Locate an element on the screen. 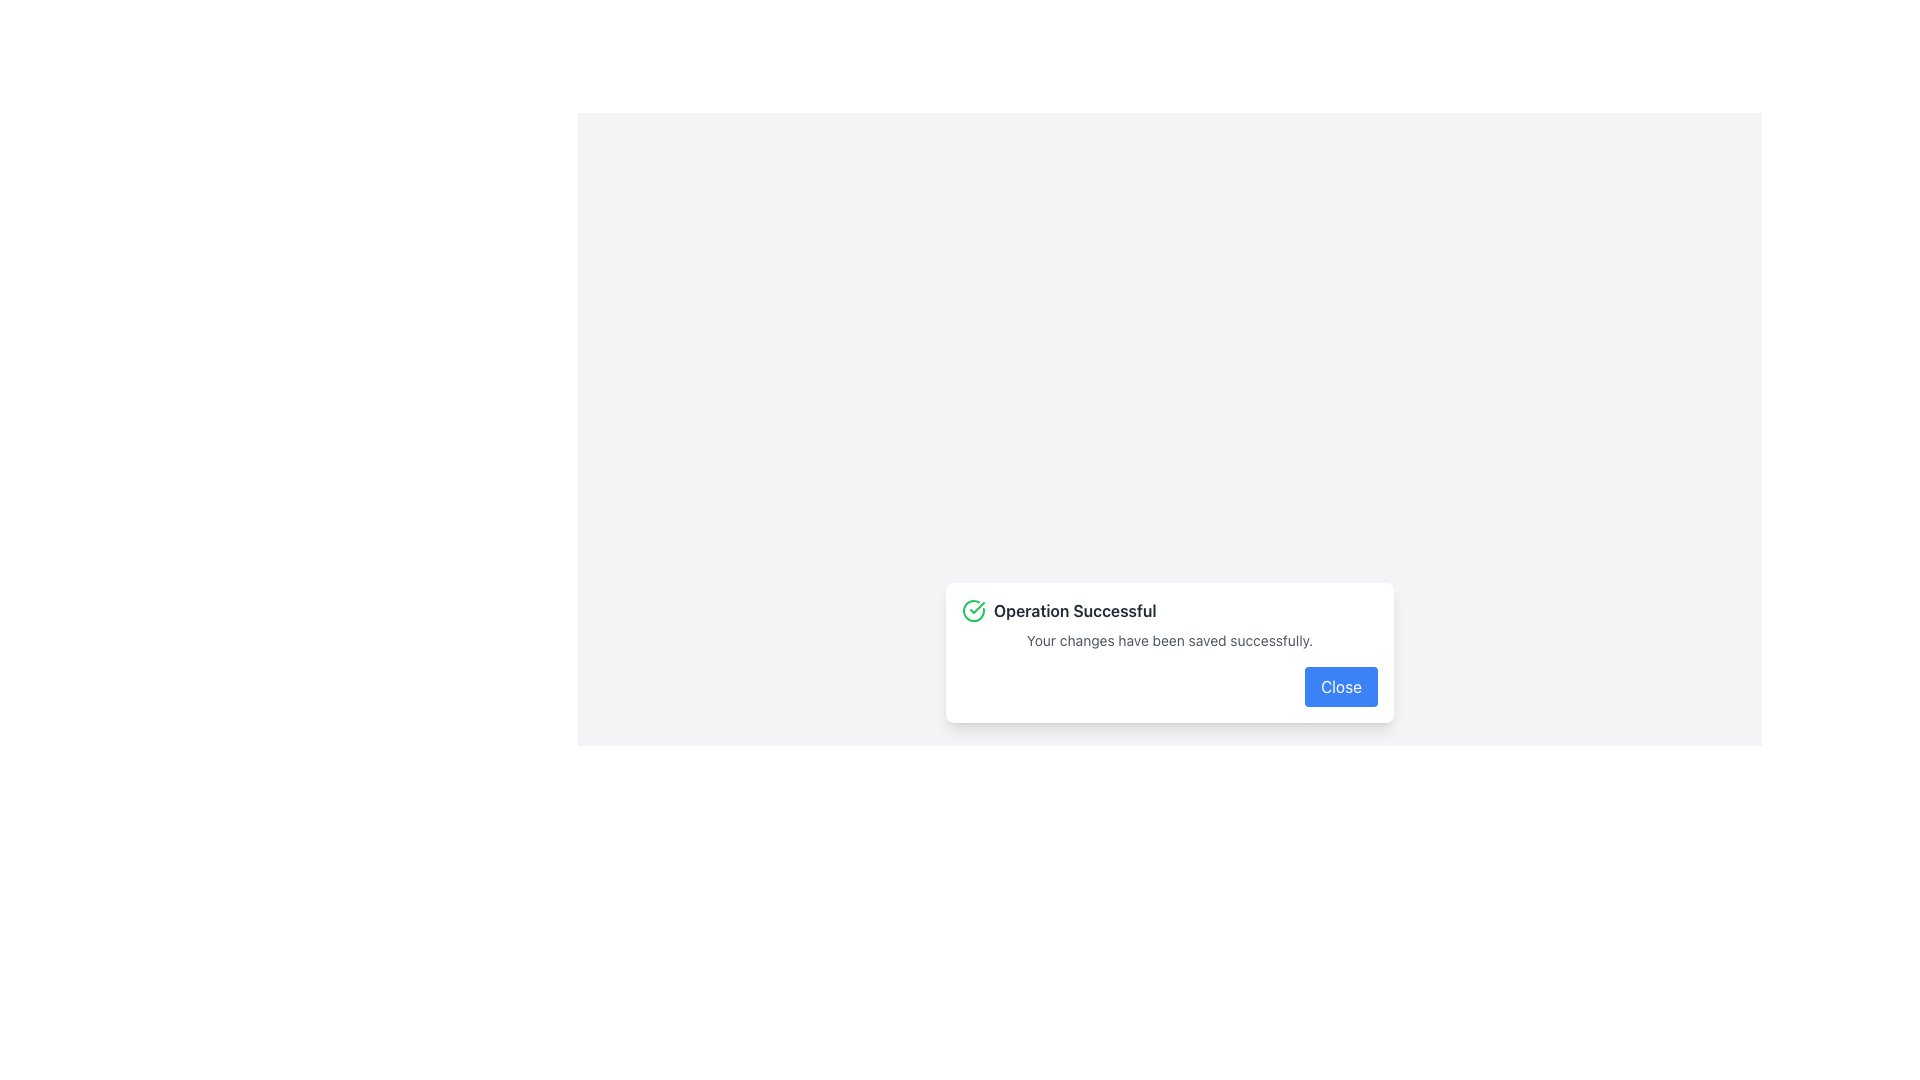 The width and height of the screenshot is (1920, 1080). the 'Operation Successful' text label to potentially trigger a tooltip is located at coordinates (1074, 609).